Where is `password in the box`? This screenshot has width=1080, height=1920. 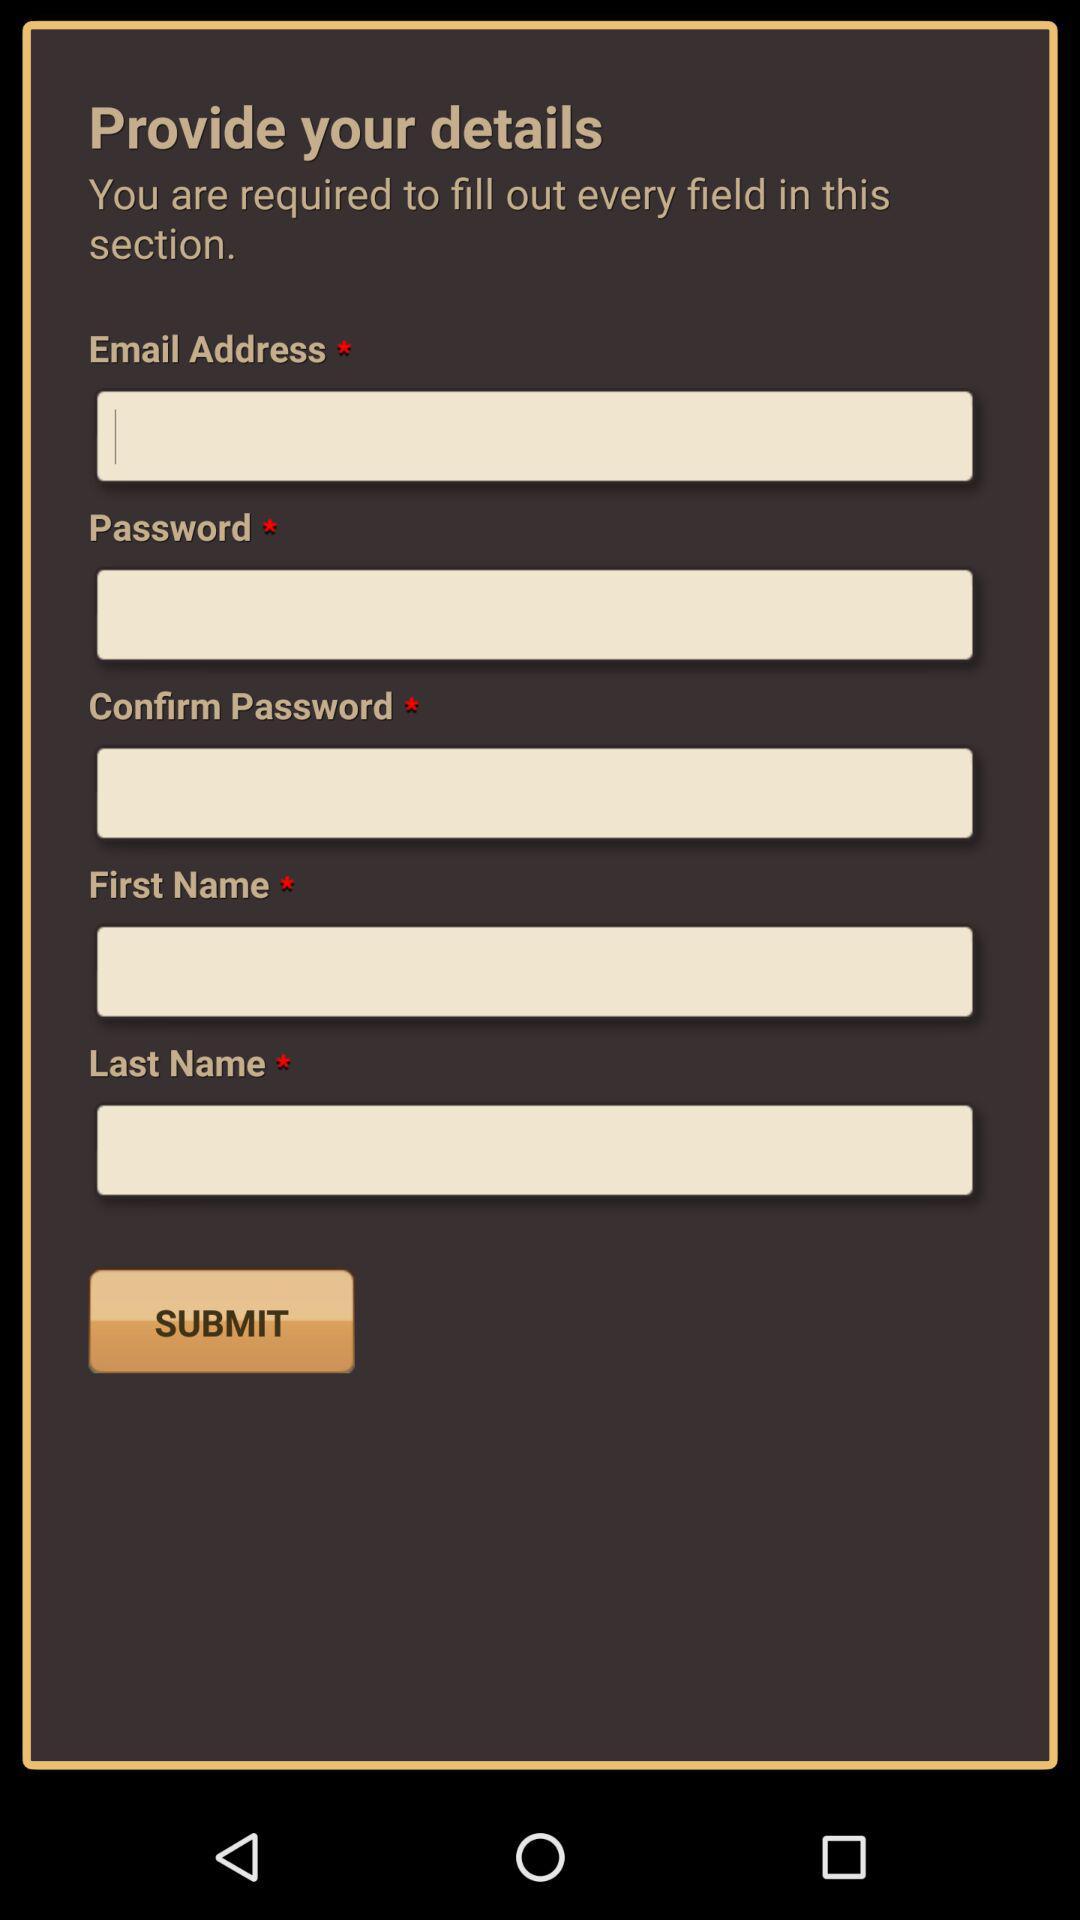
password in the box is located at coordinates (540, 621).